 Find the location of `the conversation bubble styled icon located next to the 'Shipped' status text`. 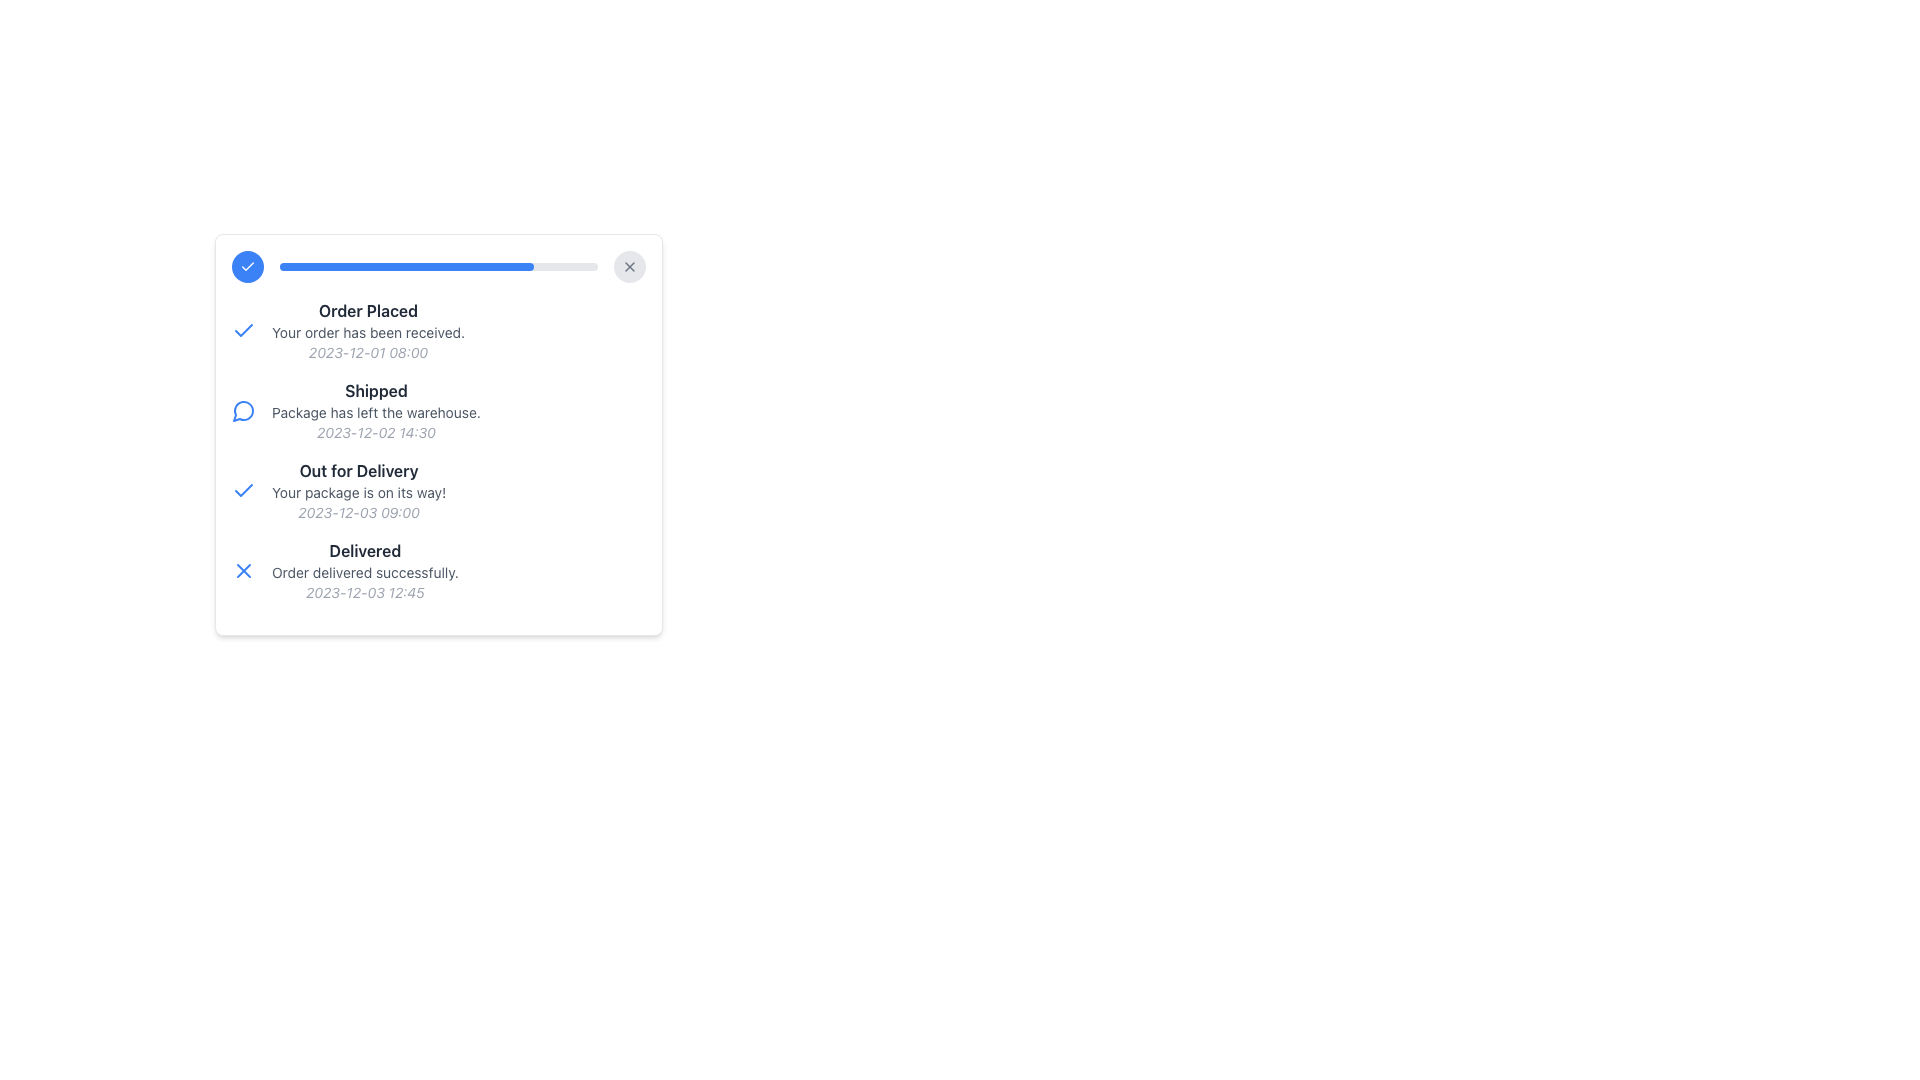

the conversation bubble styled icon located next to the 'Shipped' status text is located at coordinates (242, 410).